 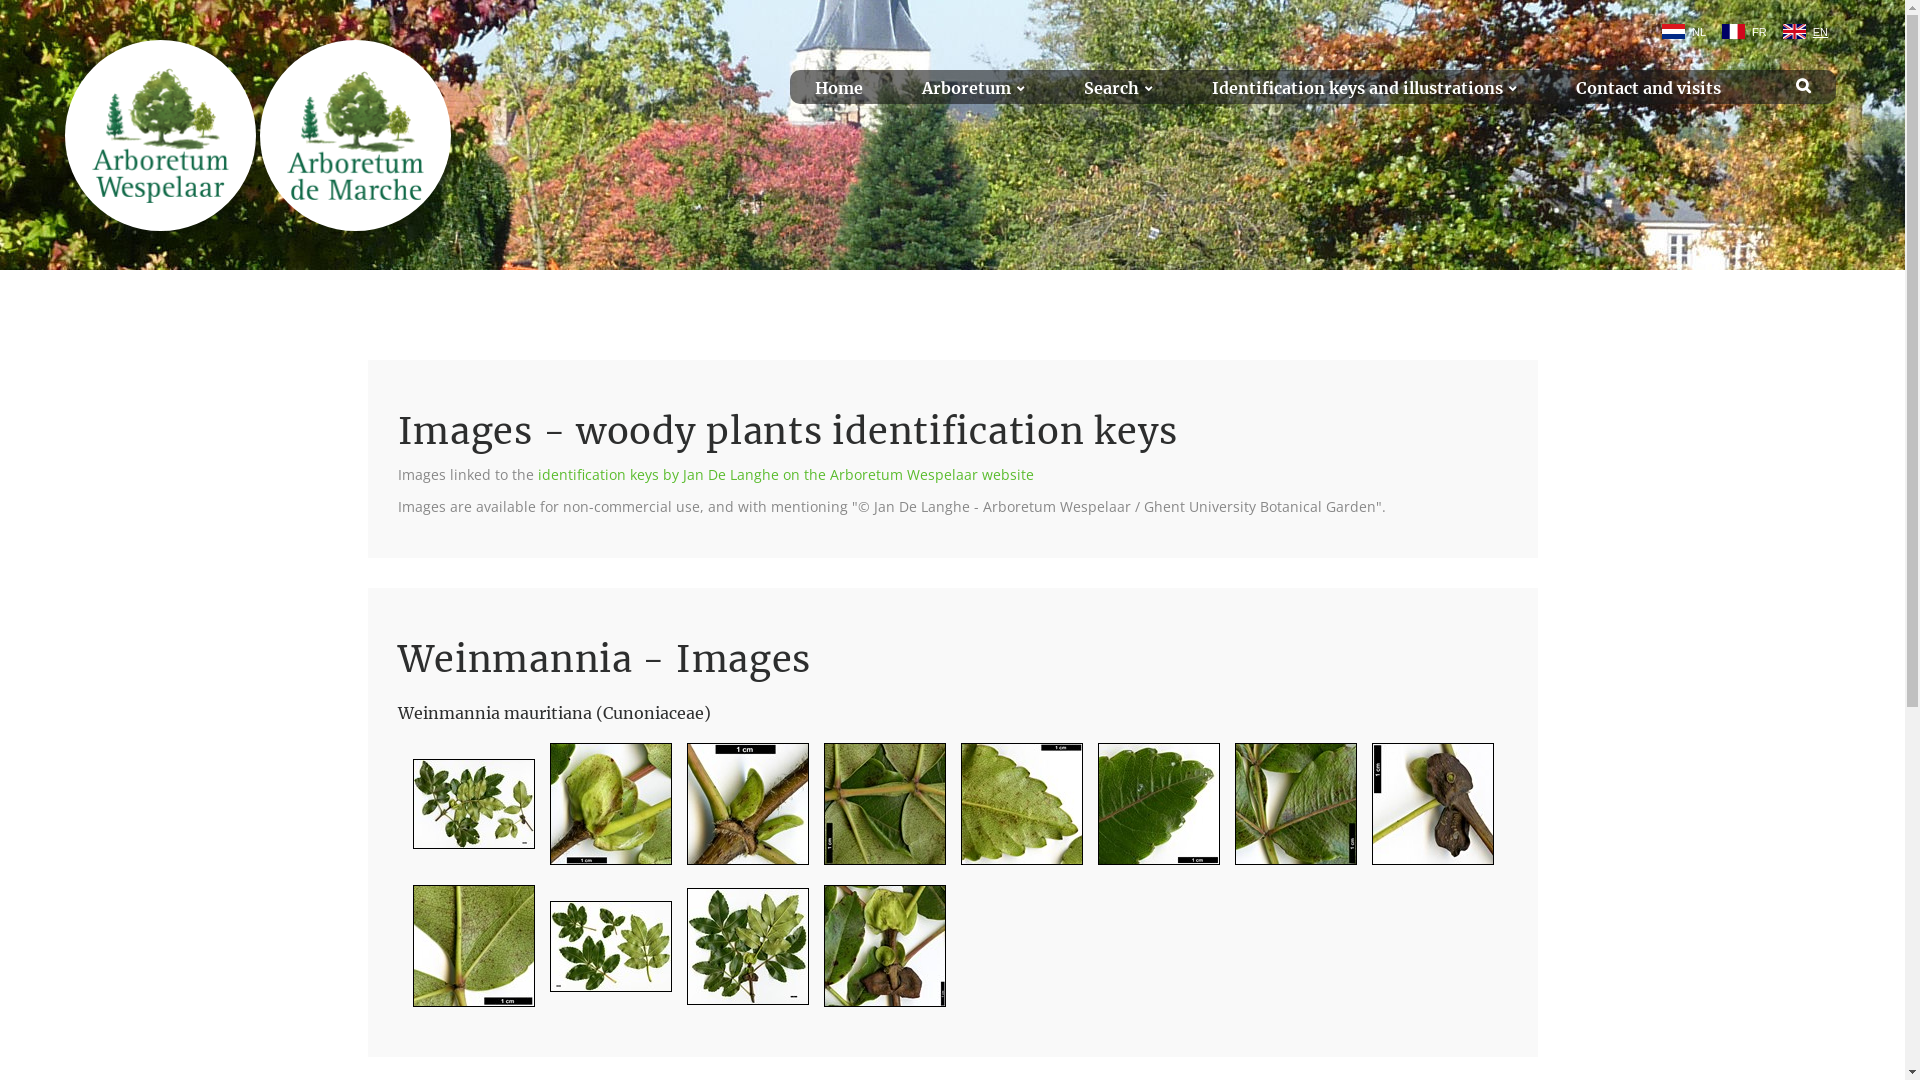 I want to click on 'NL', so click(x=1688, y=32).